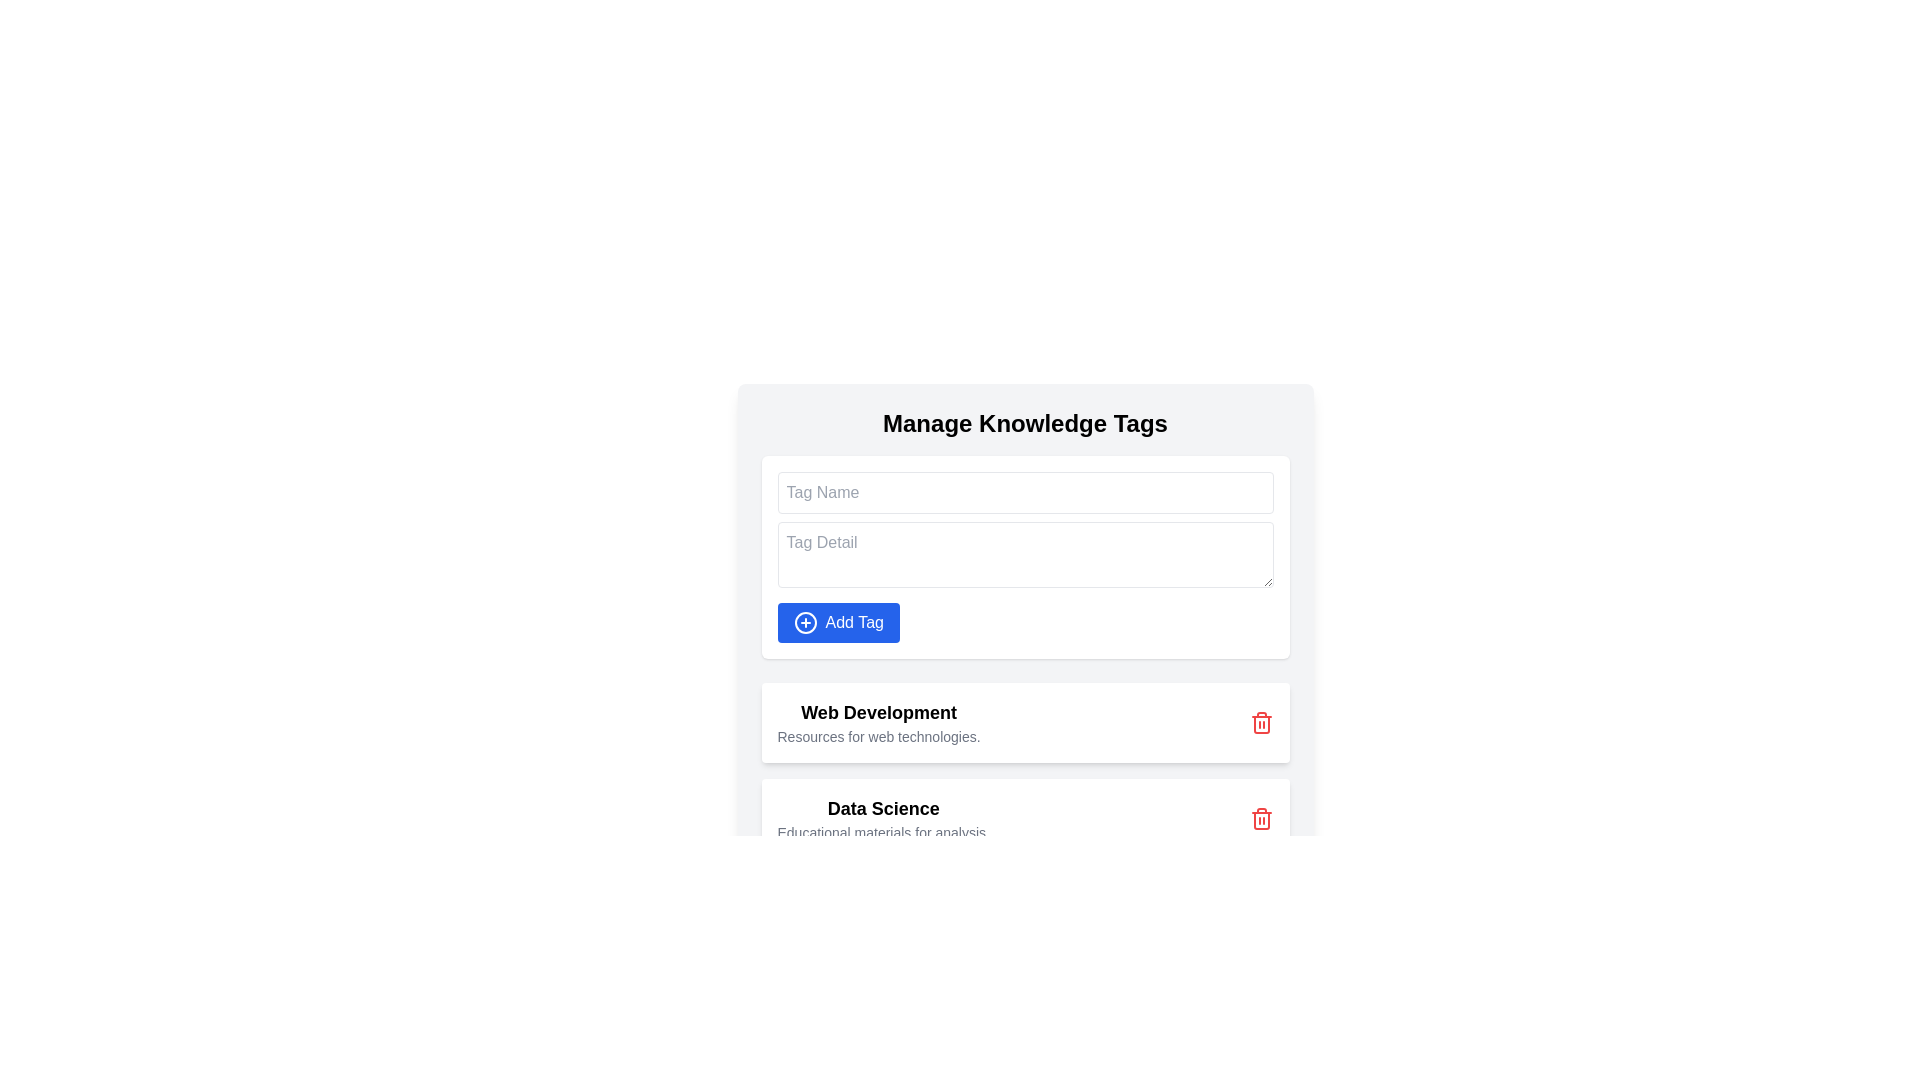  I want to click on text label providing additional context about the 'Web Development' section located centered below the title text, so click(878, 736).